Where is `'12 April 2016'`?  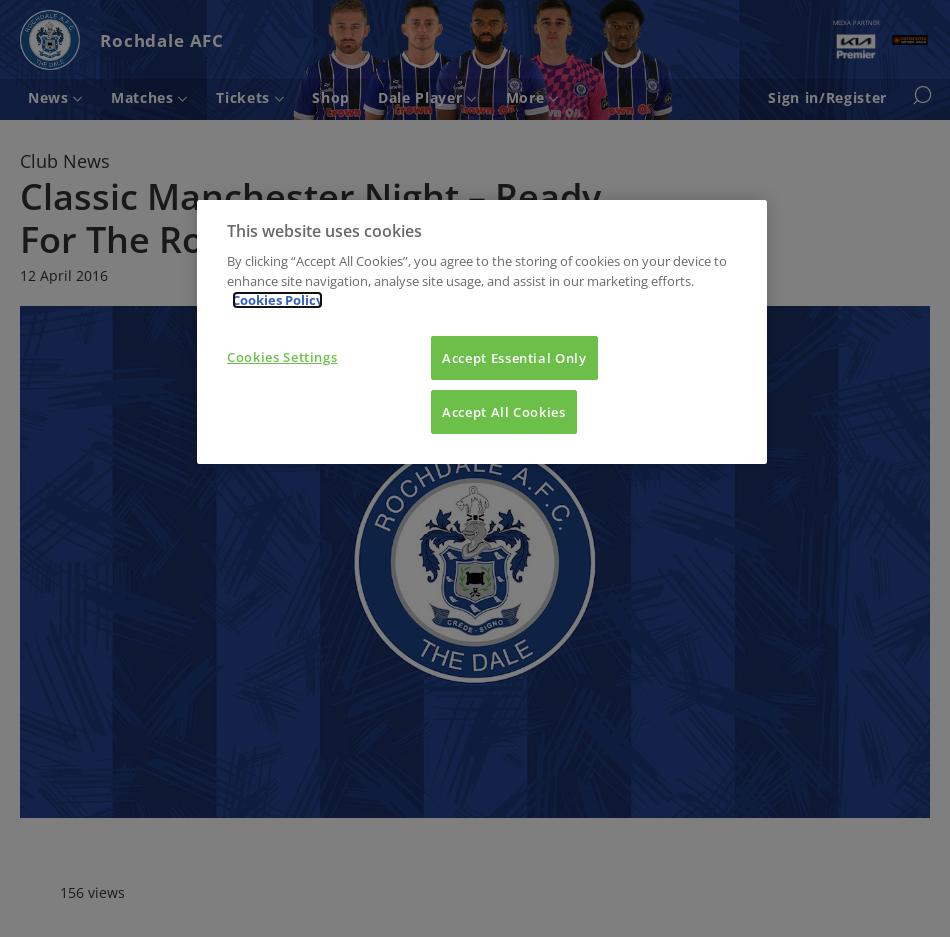 '12 April 2016' is located at coordinates (64, 274).